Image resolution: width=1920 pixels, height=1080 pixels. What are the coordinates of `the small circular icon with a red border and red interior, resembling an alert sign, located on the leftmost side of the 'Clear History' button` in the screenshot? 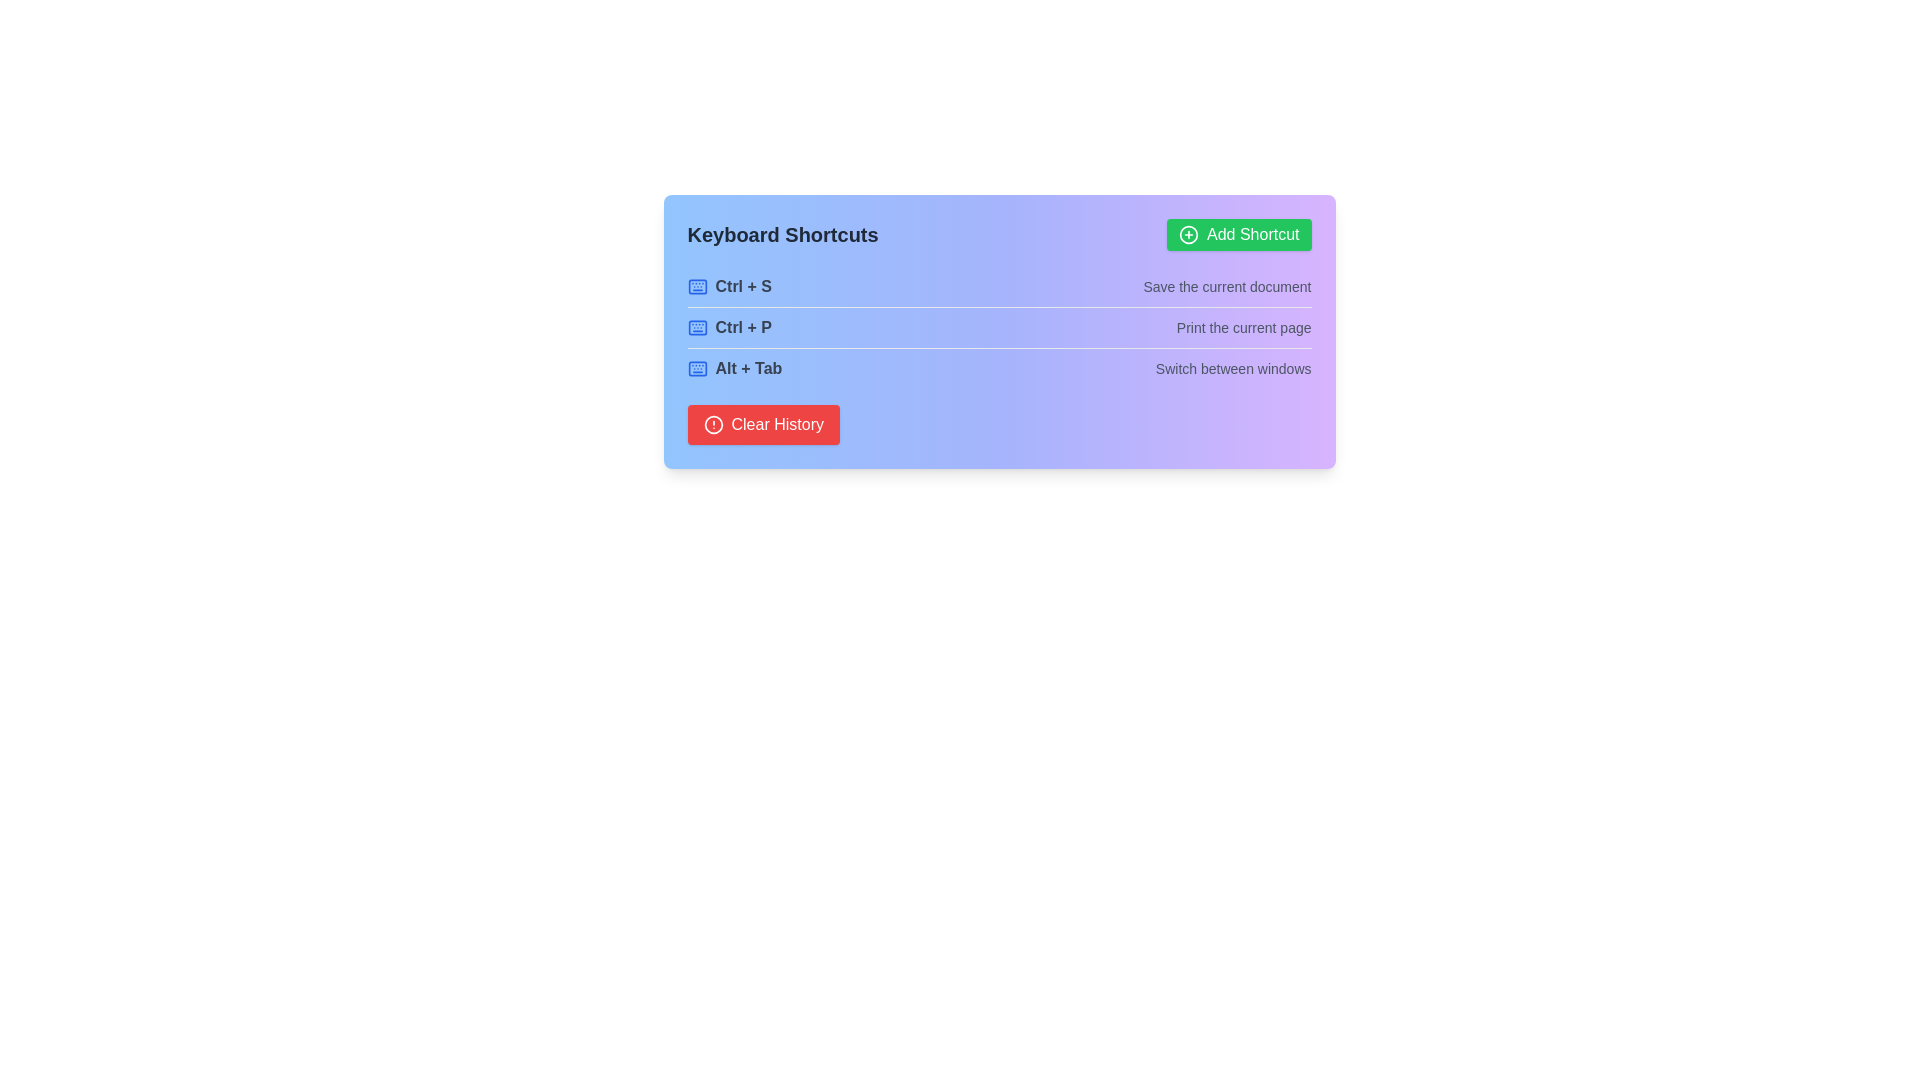 It's located at (713, 423).